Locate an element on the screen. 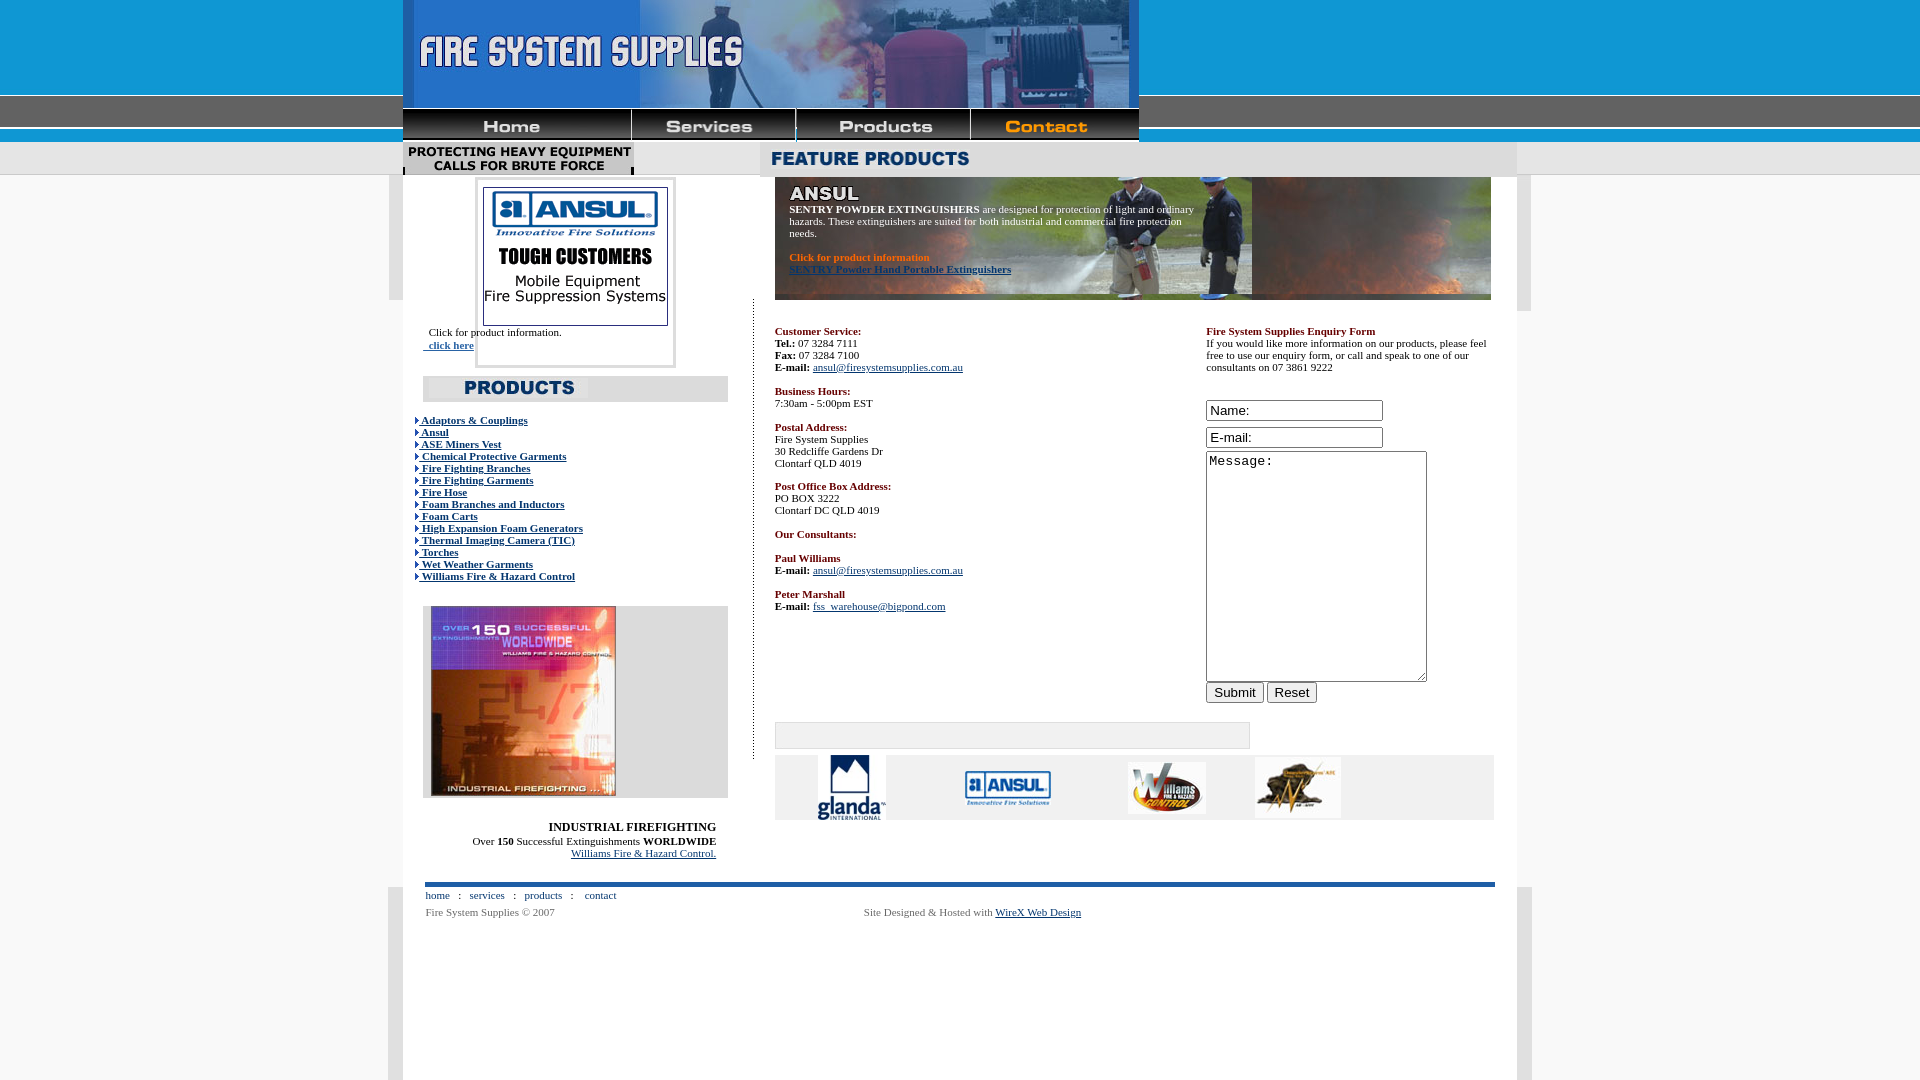 The image size is (1920, 1080). ' High Expansion Foam Generators' is located at coordinates (413, 527).